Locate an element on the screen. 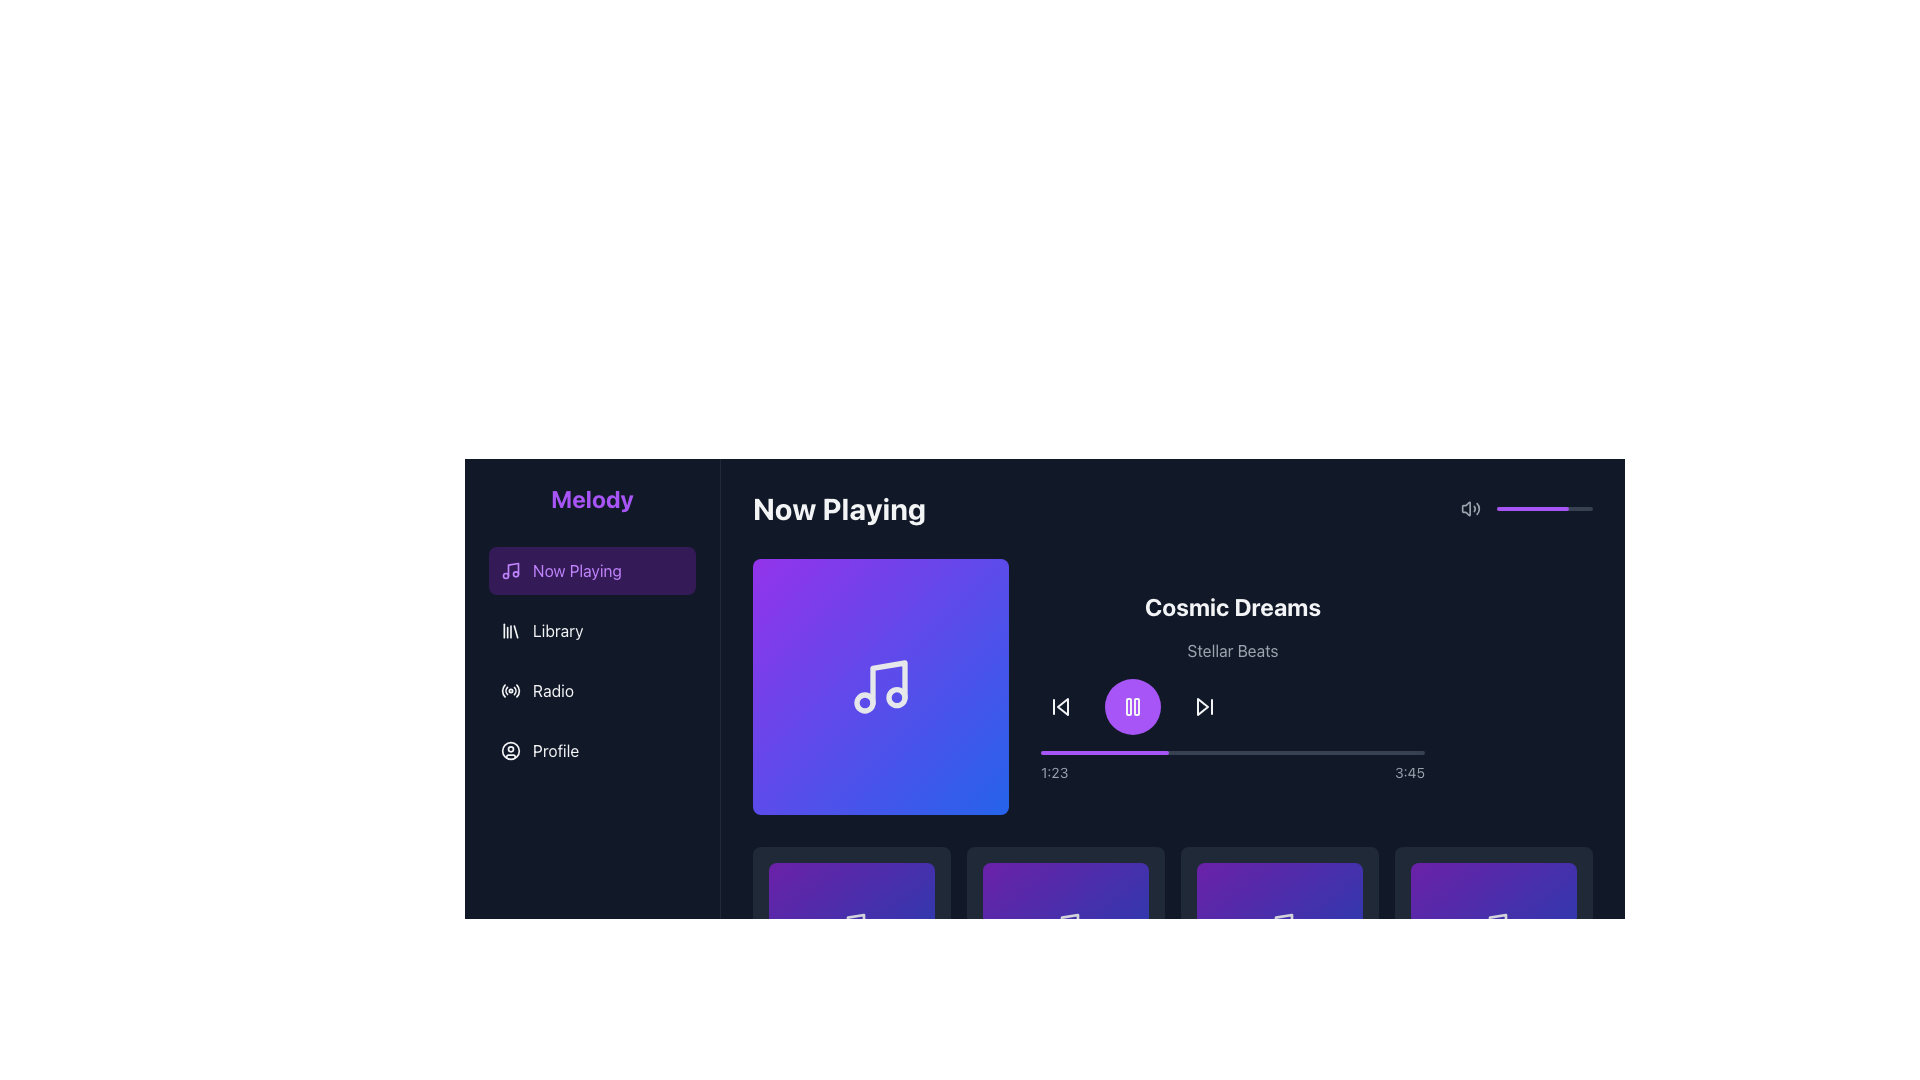 The width and height of the screenshot is (1920, 1080). the slider is located at coordinates (1507, 508).